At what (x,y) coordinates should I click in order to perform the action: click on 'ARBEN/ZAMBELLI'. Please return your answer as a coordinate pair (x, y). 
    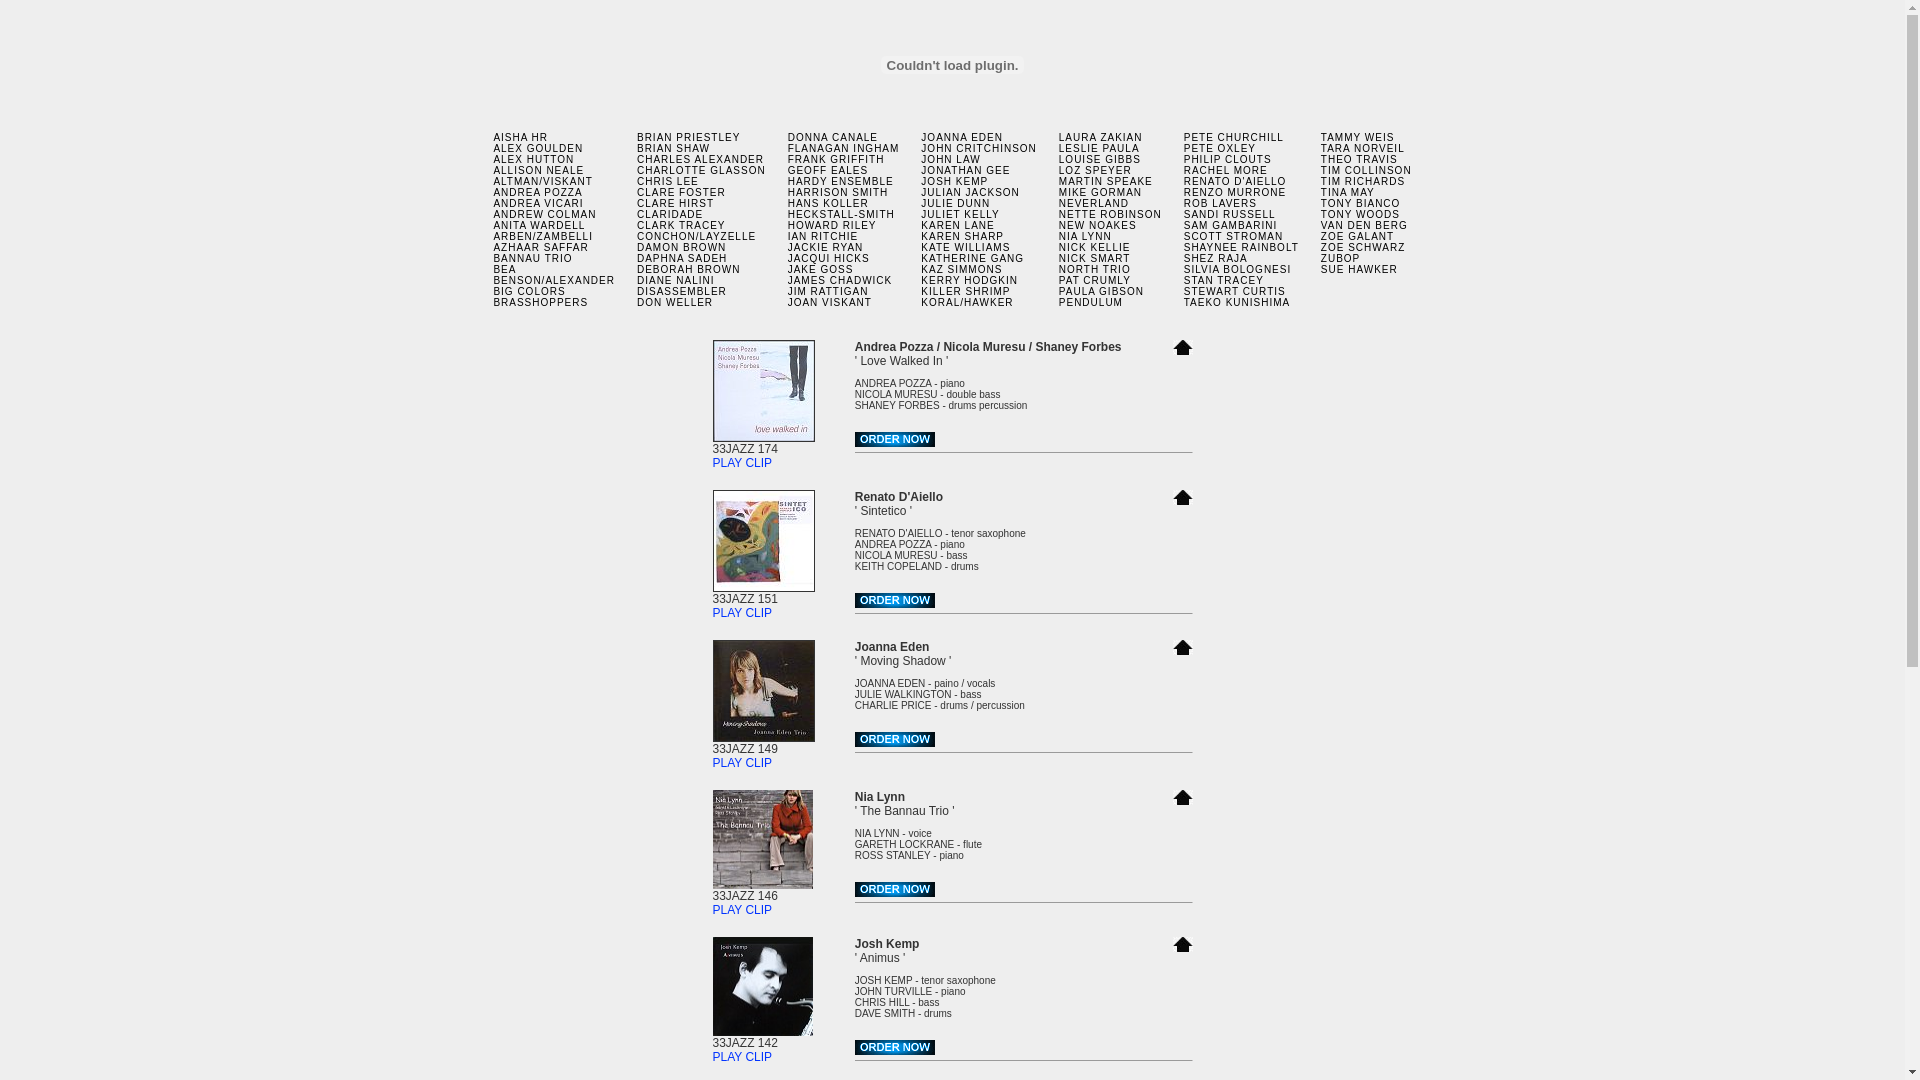
    Looking at the image, I should click on (493, 235).